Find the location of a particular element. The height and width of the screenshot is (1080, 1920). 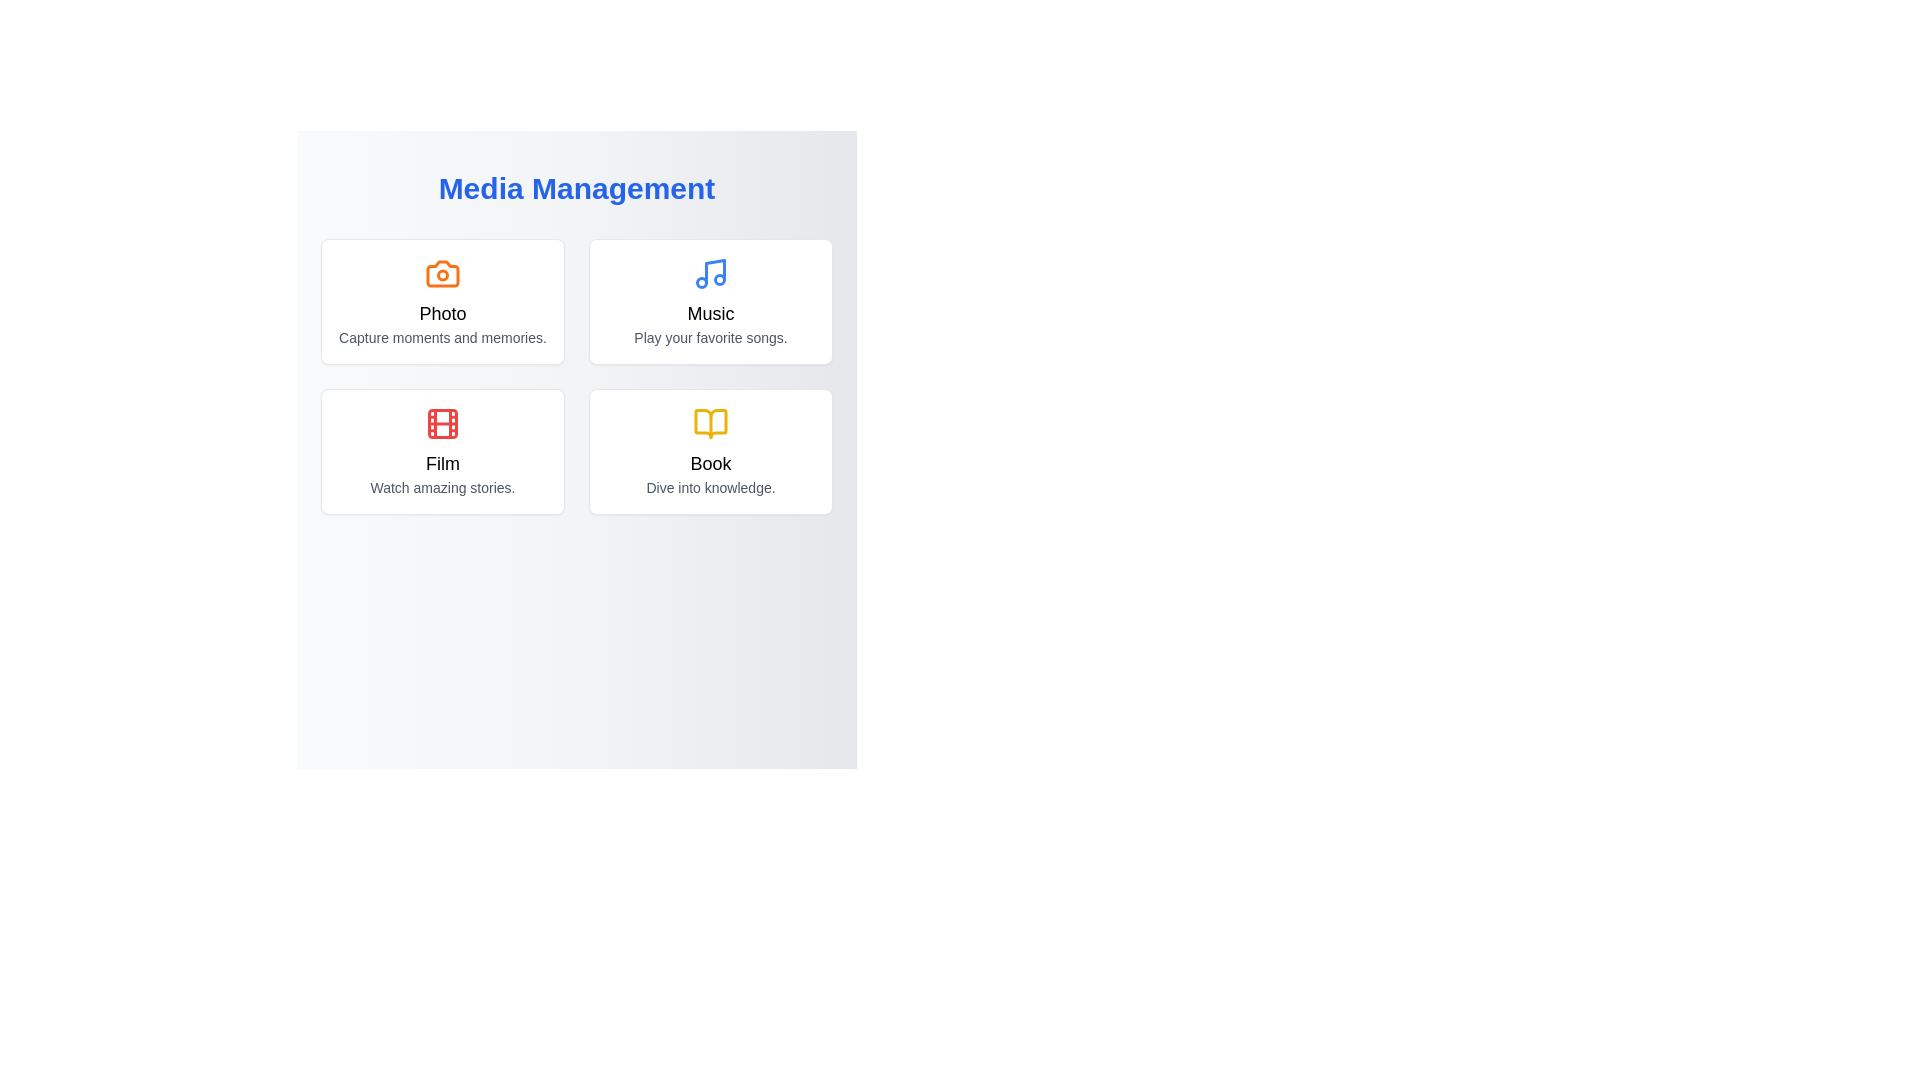

the 'Film' icon in the 'Media Management' interface, located in the bottom-left quadrant of the grid layout is located at coordinates (441, 423).